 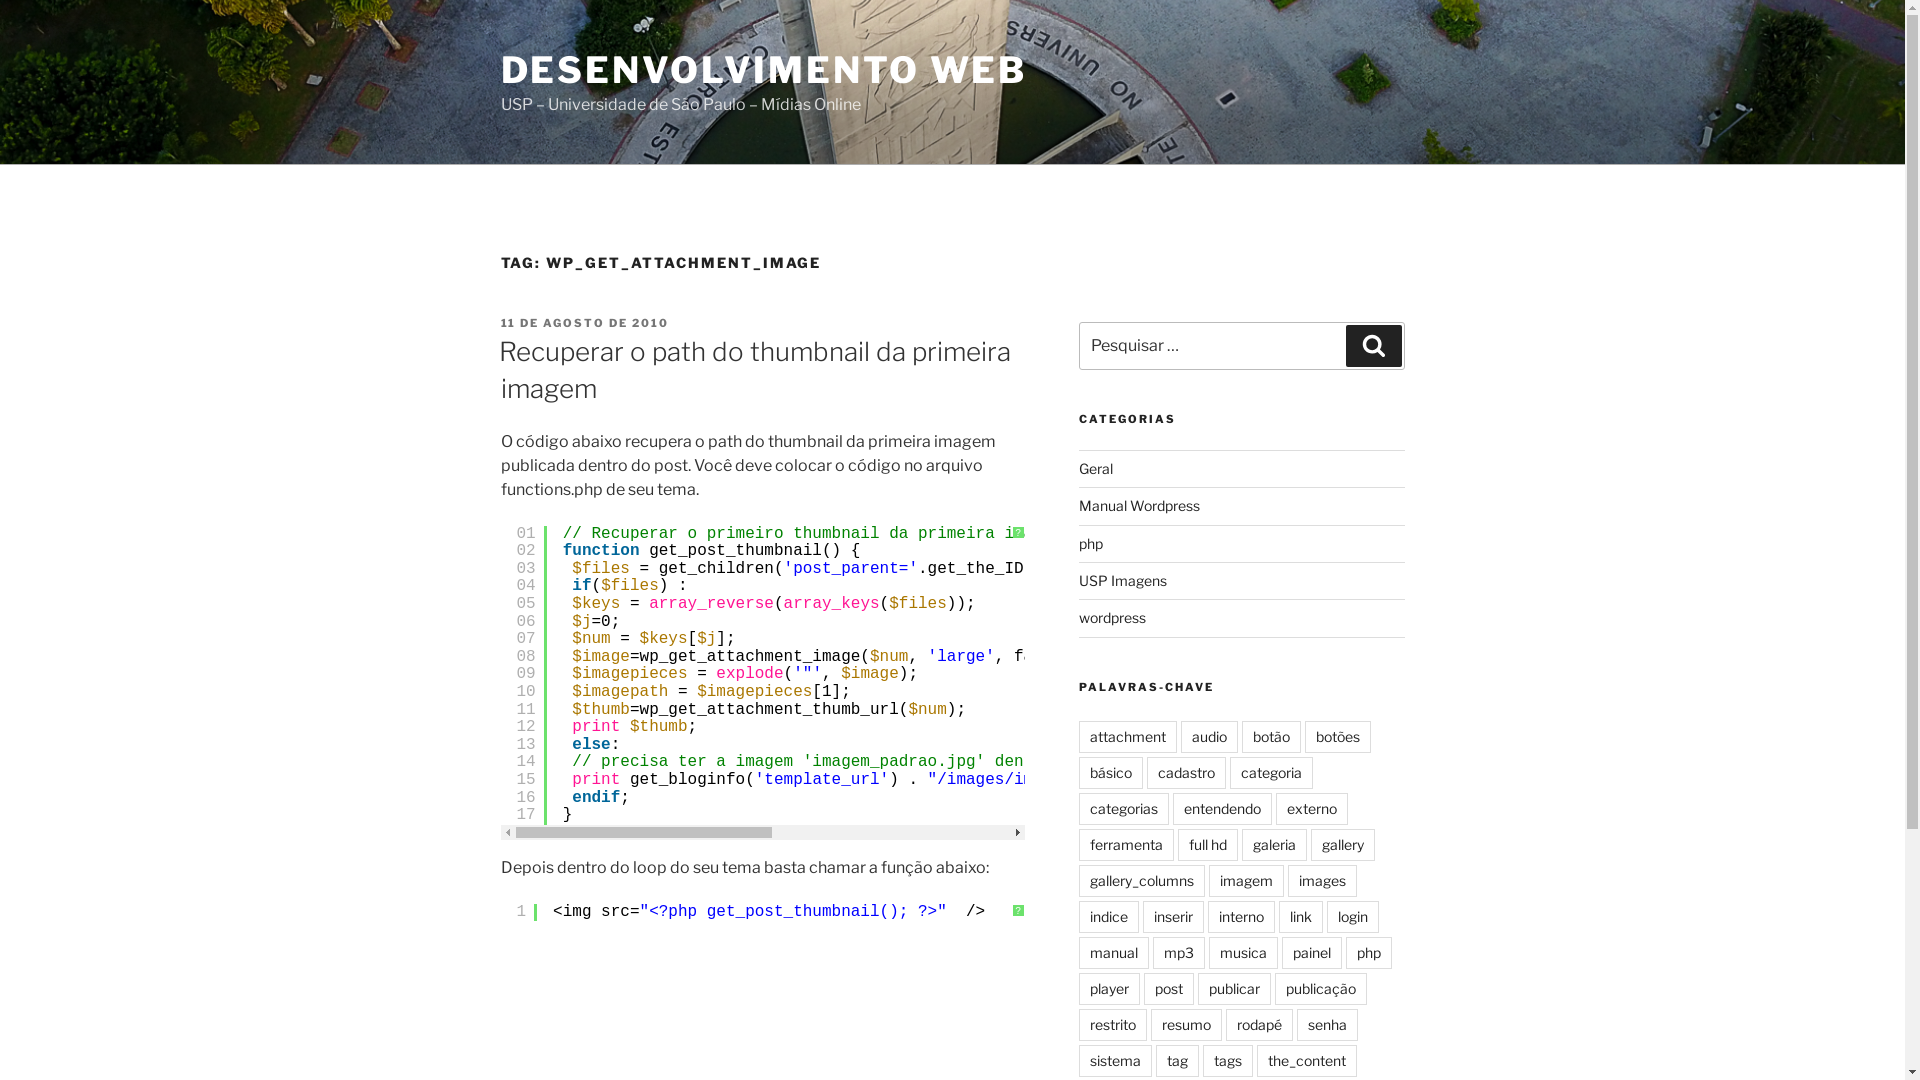 What do you see at coordinates (1123, 808) in the screenshot?
I see `'categorias'` at bounding box center [1123, 808].